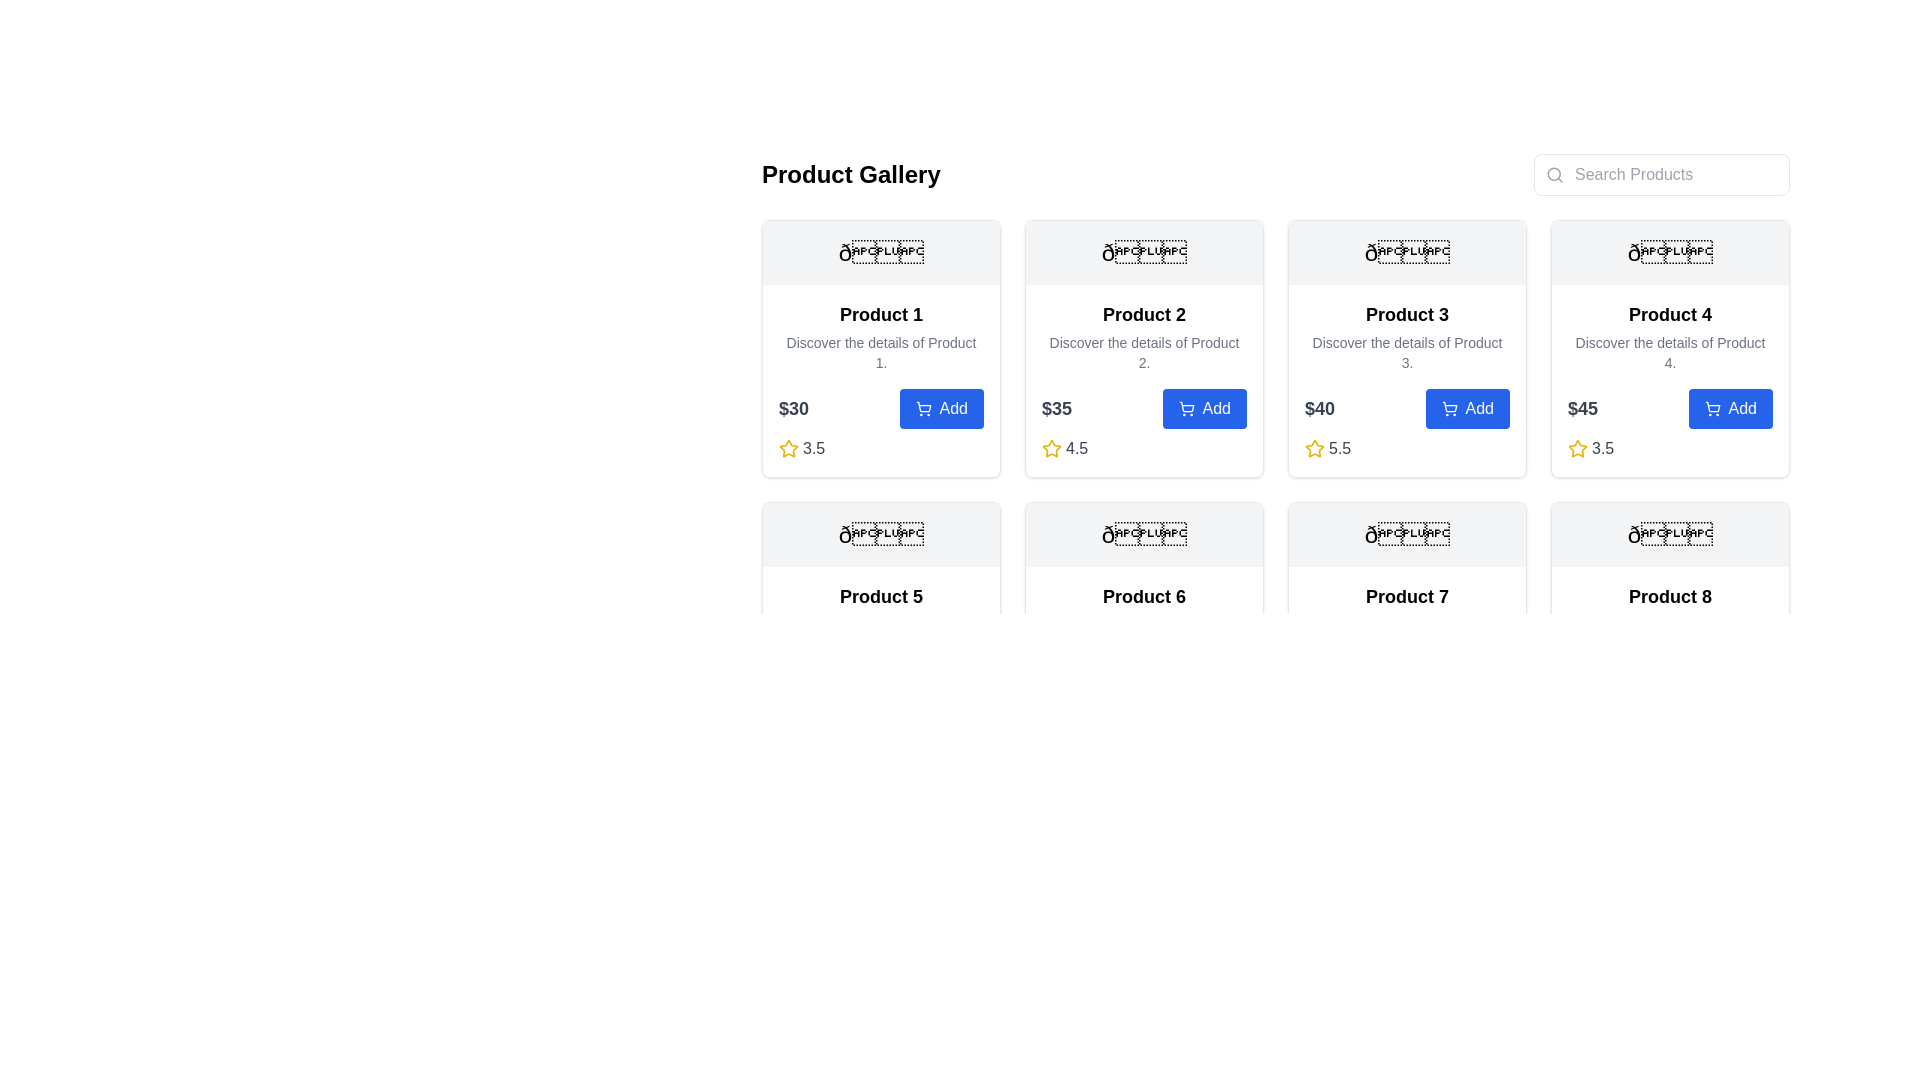  I want to click on the 'Product 3' text label located in the third card of the grid layout, so click(1406, 315).